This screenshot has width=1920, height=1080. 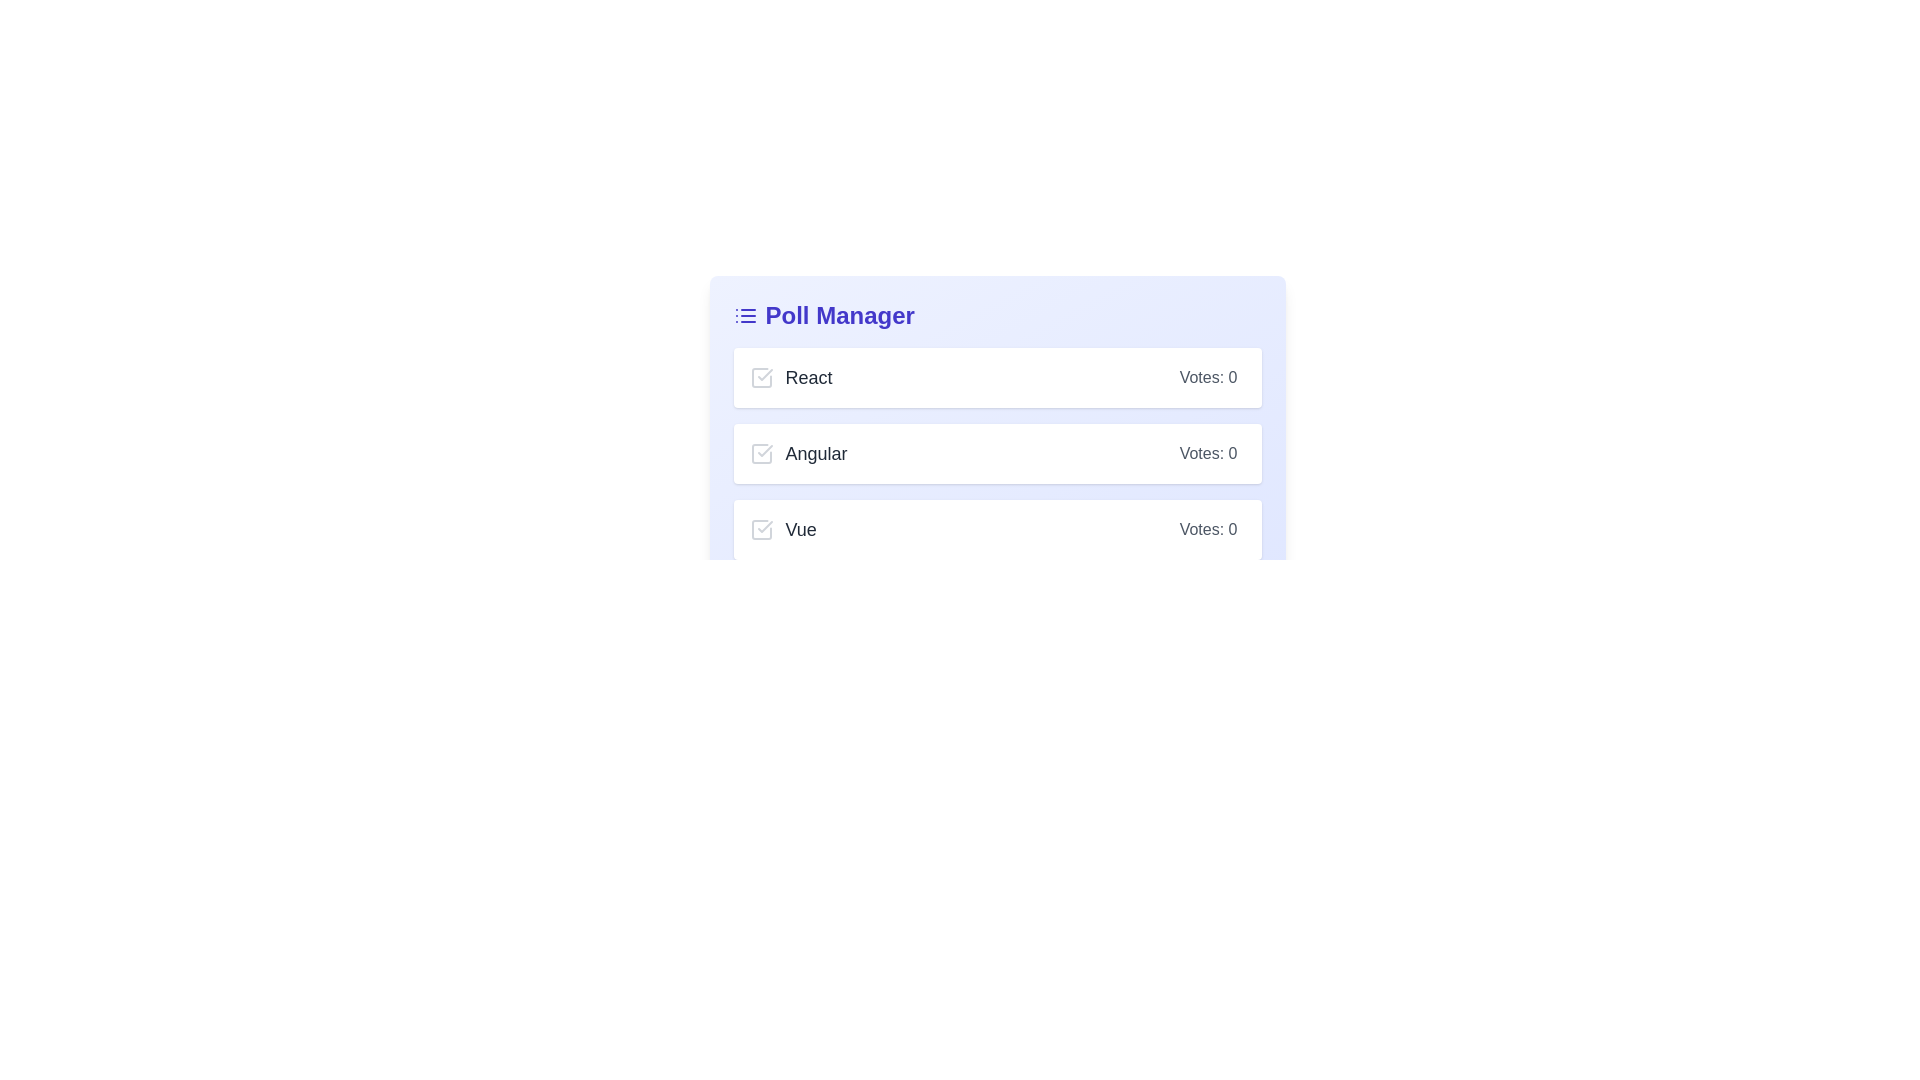 What do you see at coordinates (760, 528) in the screenshot?
I see `the outlined square checkbox icon with a checkmark inside, located to the left of the text 'Vue'` at bounding box center [760, 528].